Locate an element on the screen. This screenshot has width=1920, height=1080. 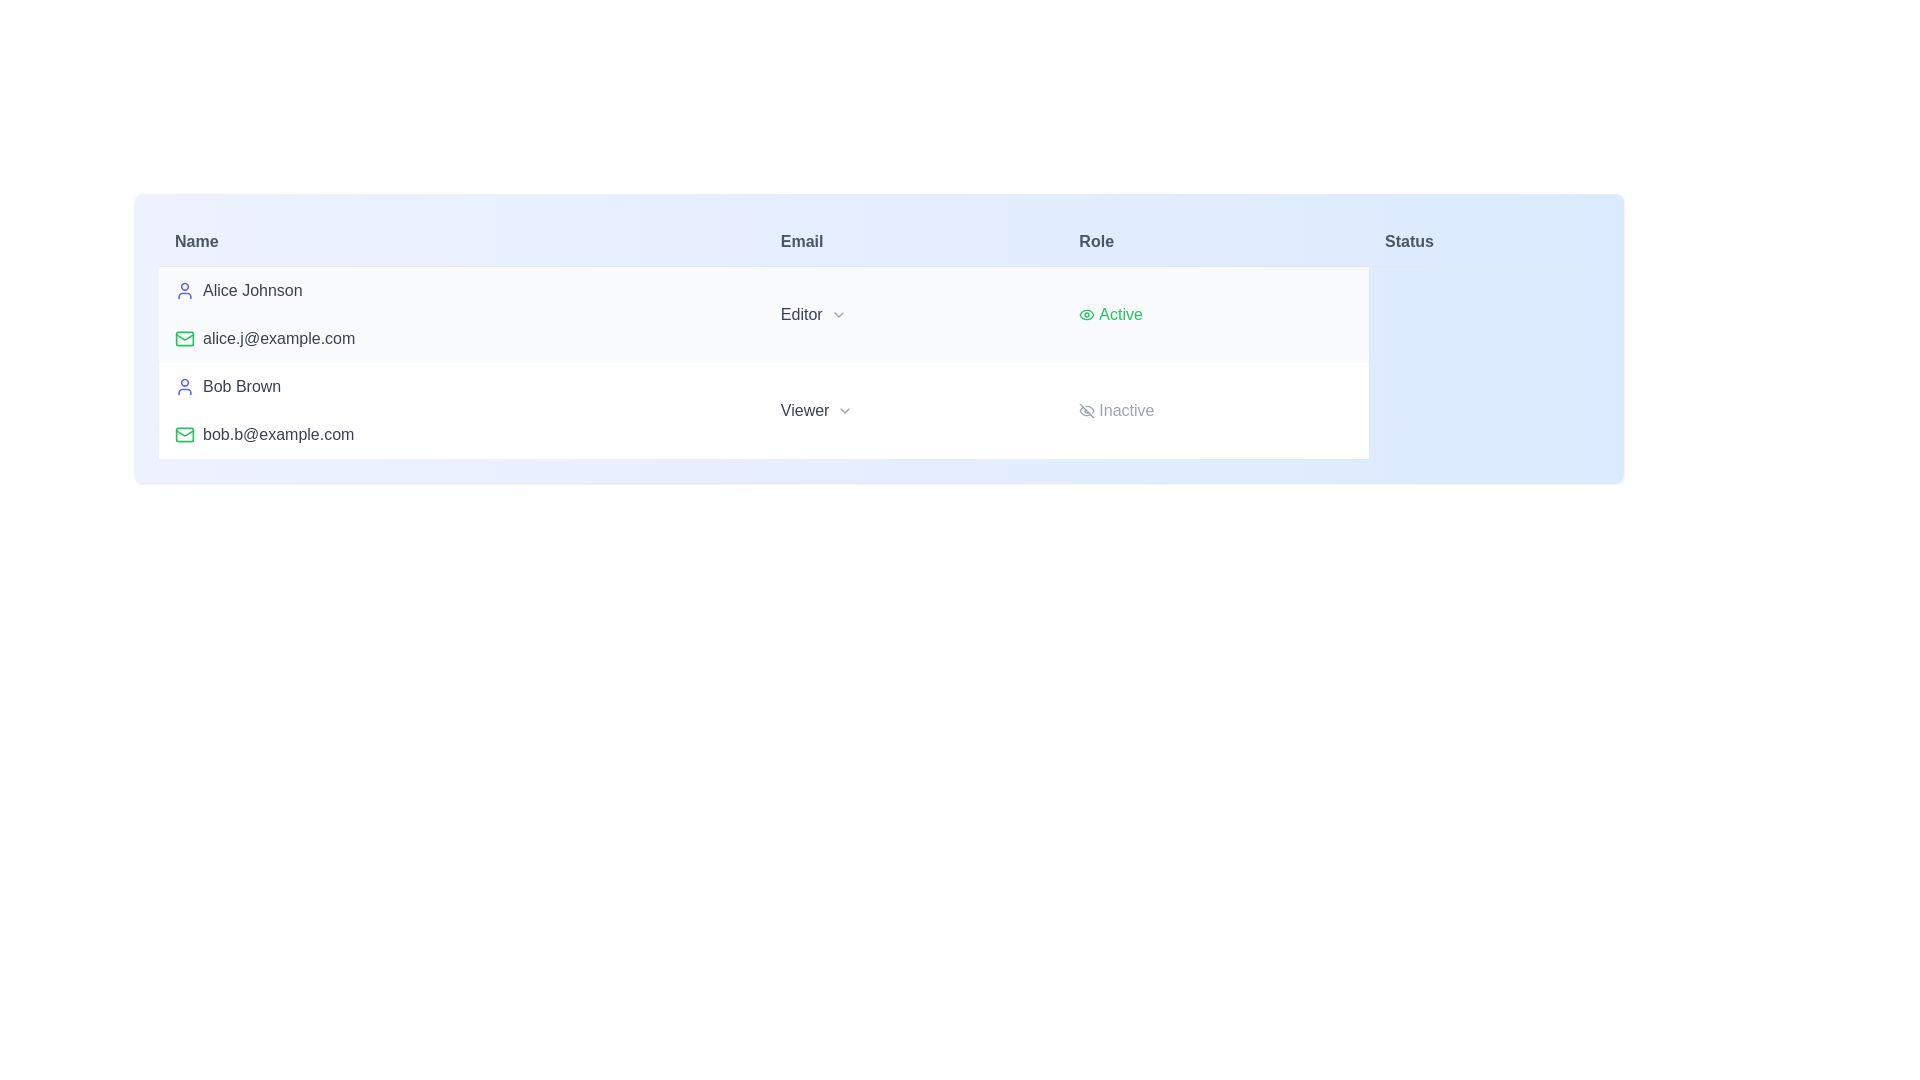
the 'Viewer' dropdown menu element associated with user 'Bob Brown' in the Role column is located at coordinates (913, 410).